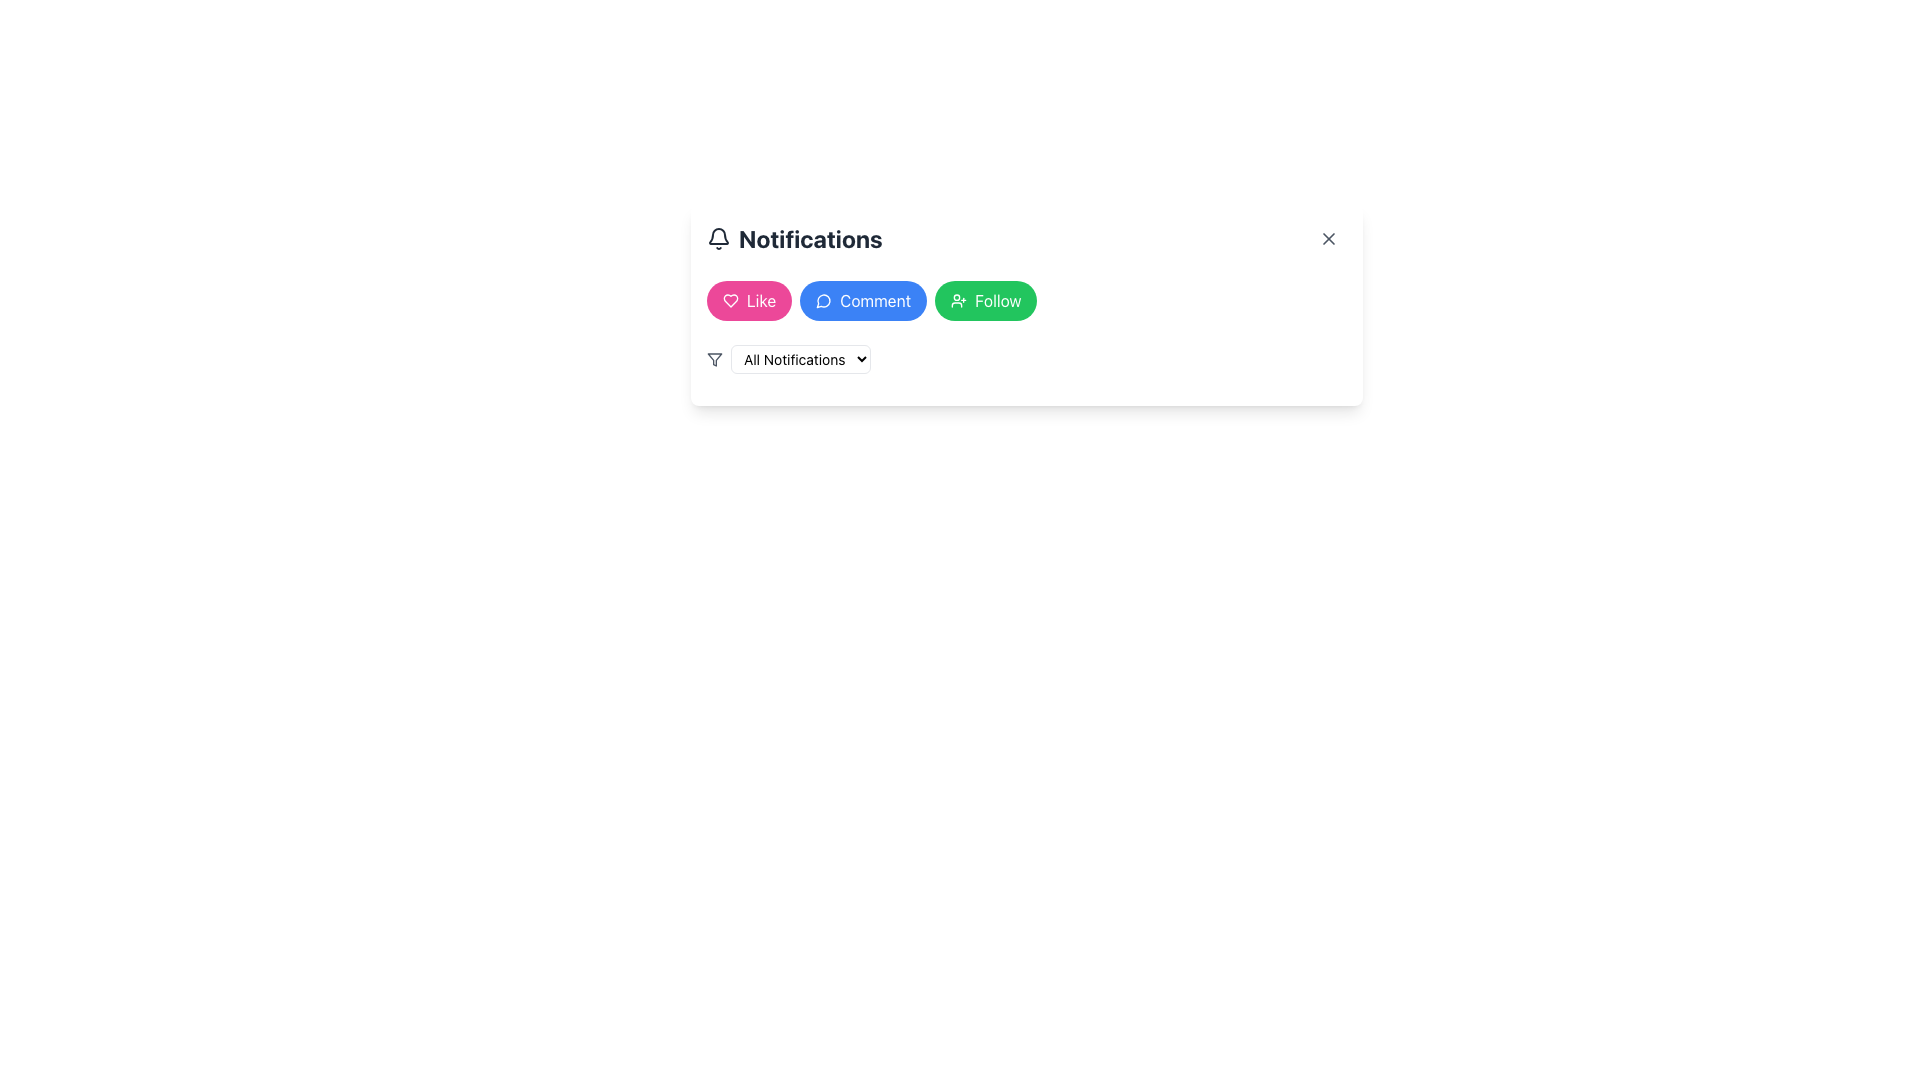  Describe the element at coordinates (863, 300) in the screenshot. I see `the comment button located between the pink 'Like' button and the green 'Follow' button, situated below the 'Notifications' title` at that location.